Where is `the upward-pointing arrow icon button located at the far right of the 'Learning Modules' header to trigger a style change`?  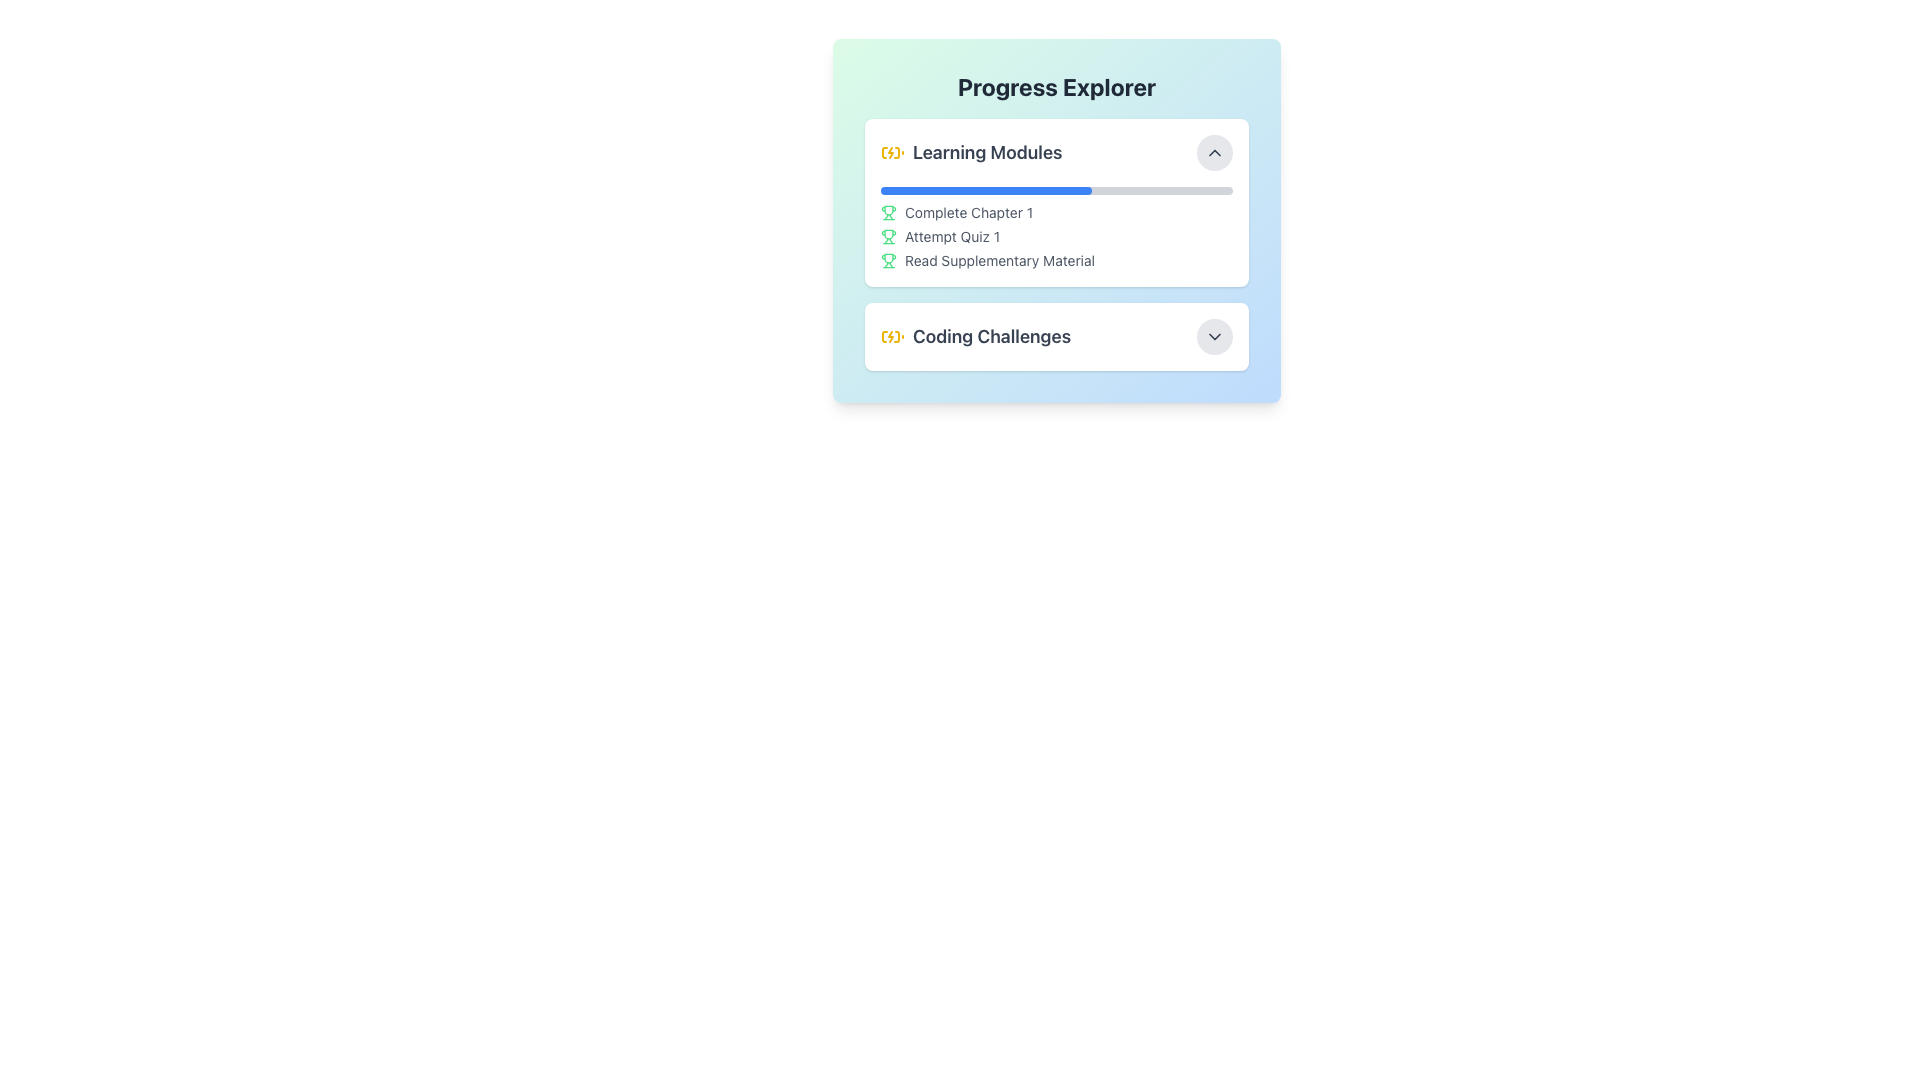
the upward-pointing arrow icon button located at the far right of the 'Learning Modules' header to trigger a style change is located at coordinates (1213, 152).